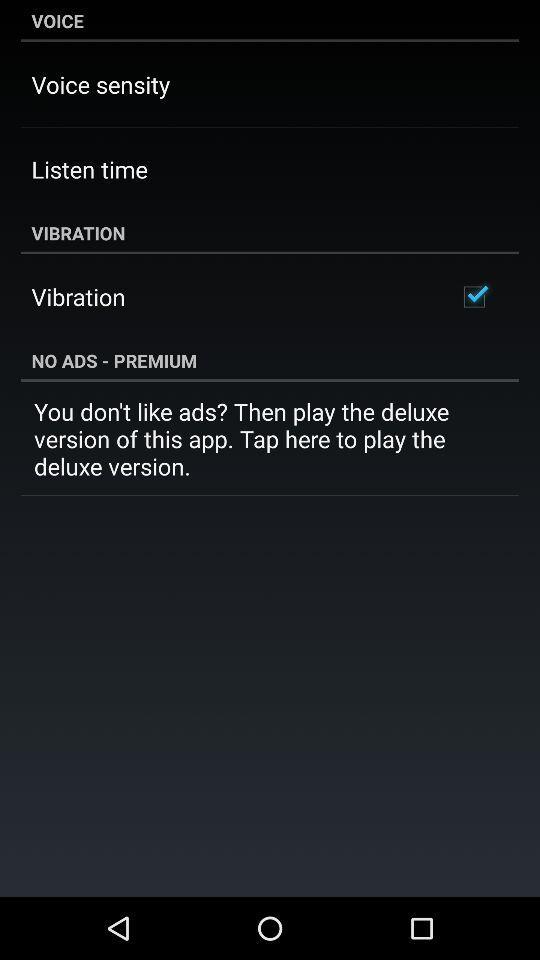 The height and width of the screenshot is (960, 540). I want to click on the icon above the you don t, so click(270, 360).